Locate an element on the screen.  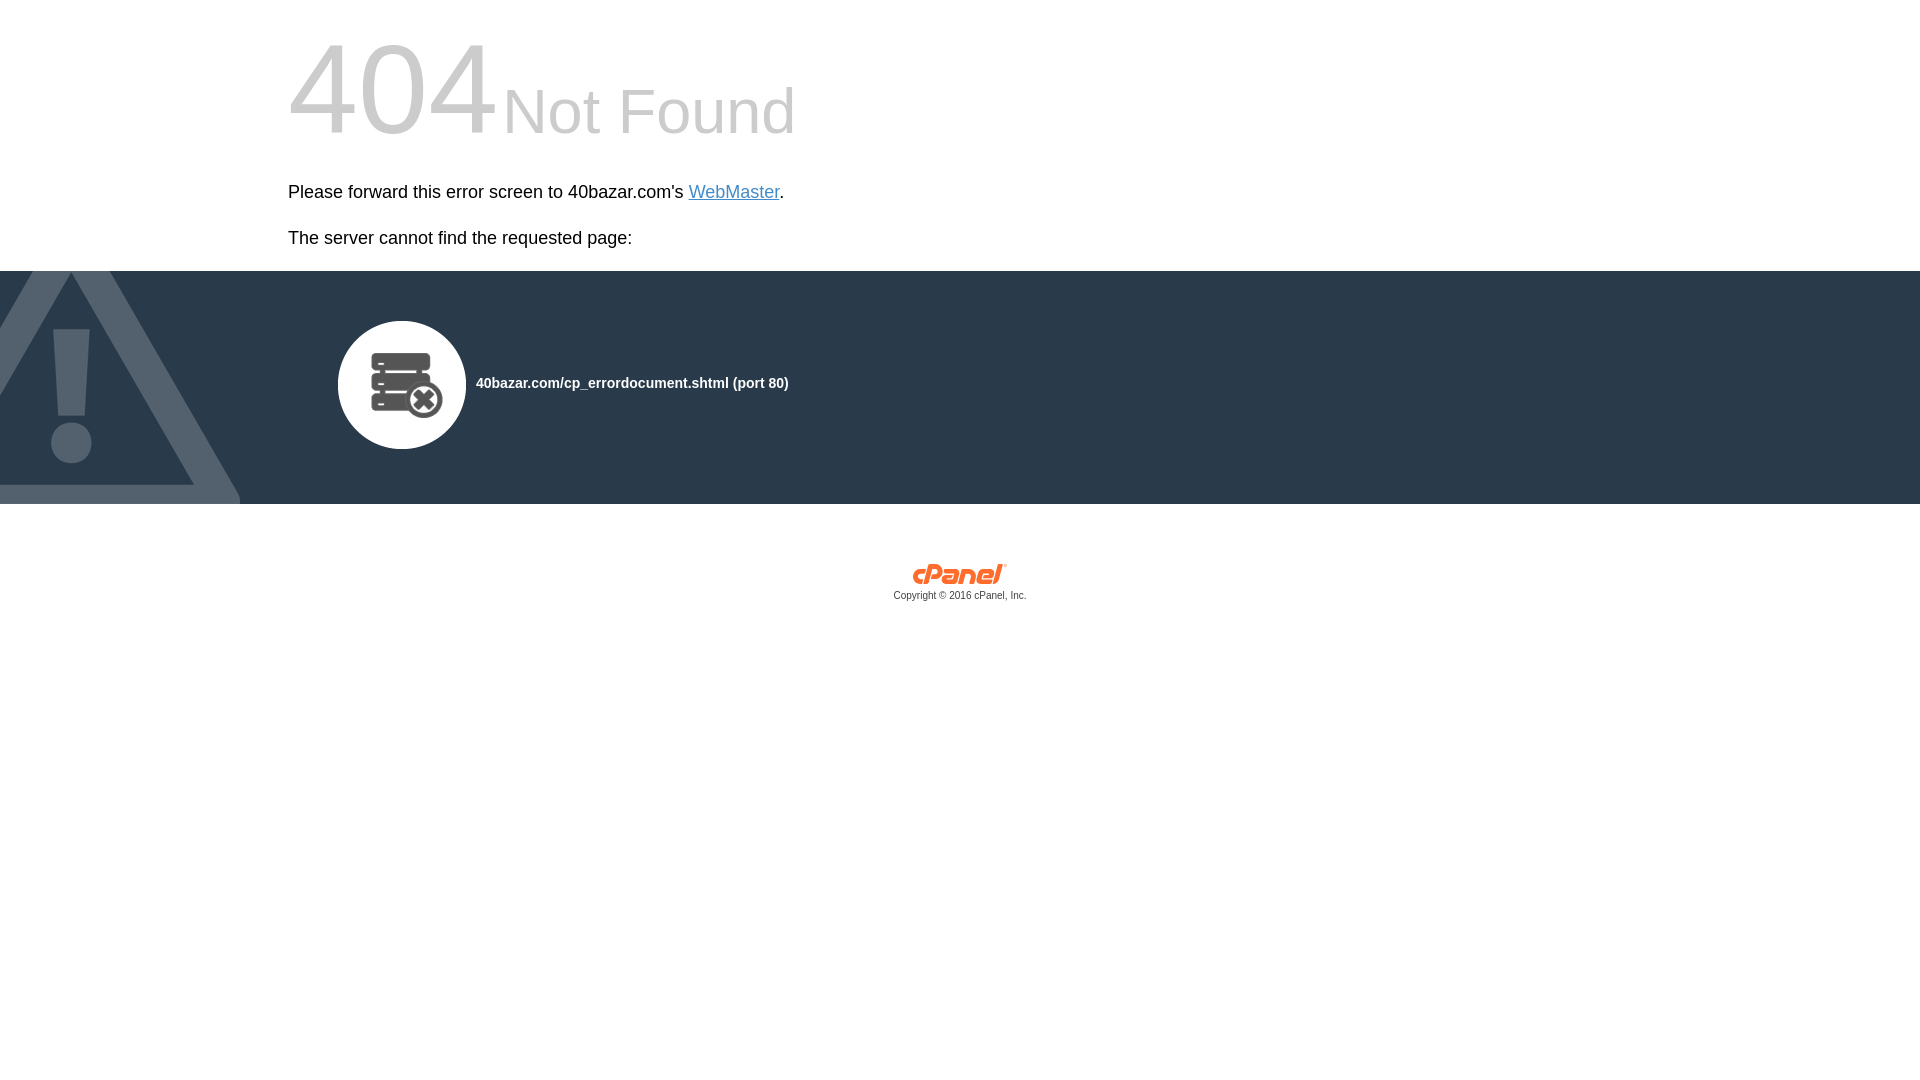
'WebMaster' is located at coordinates (733, 192).